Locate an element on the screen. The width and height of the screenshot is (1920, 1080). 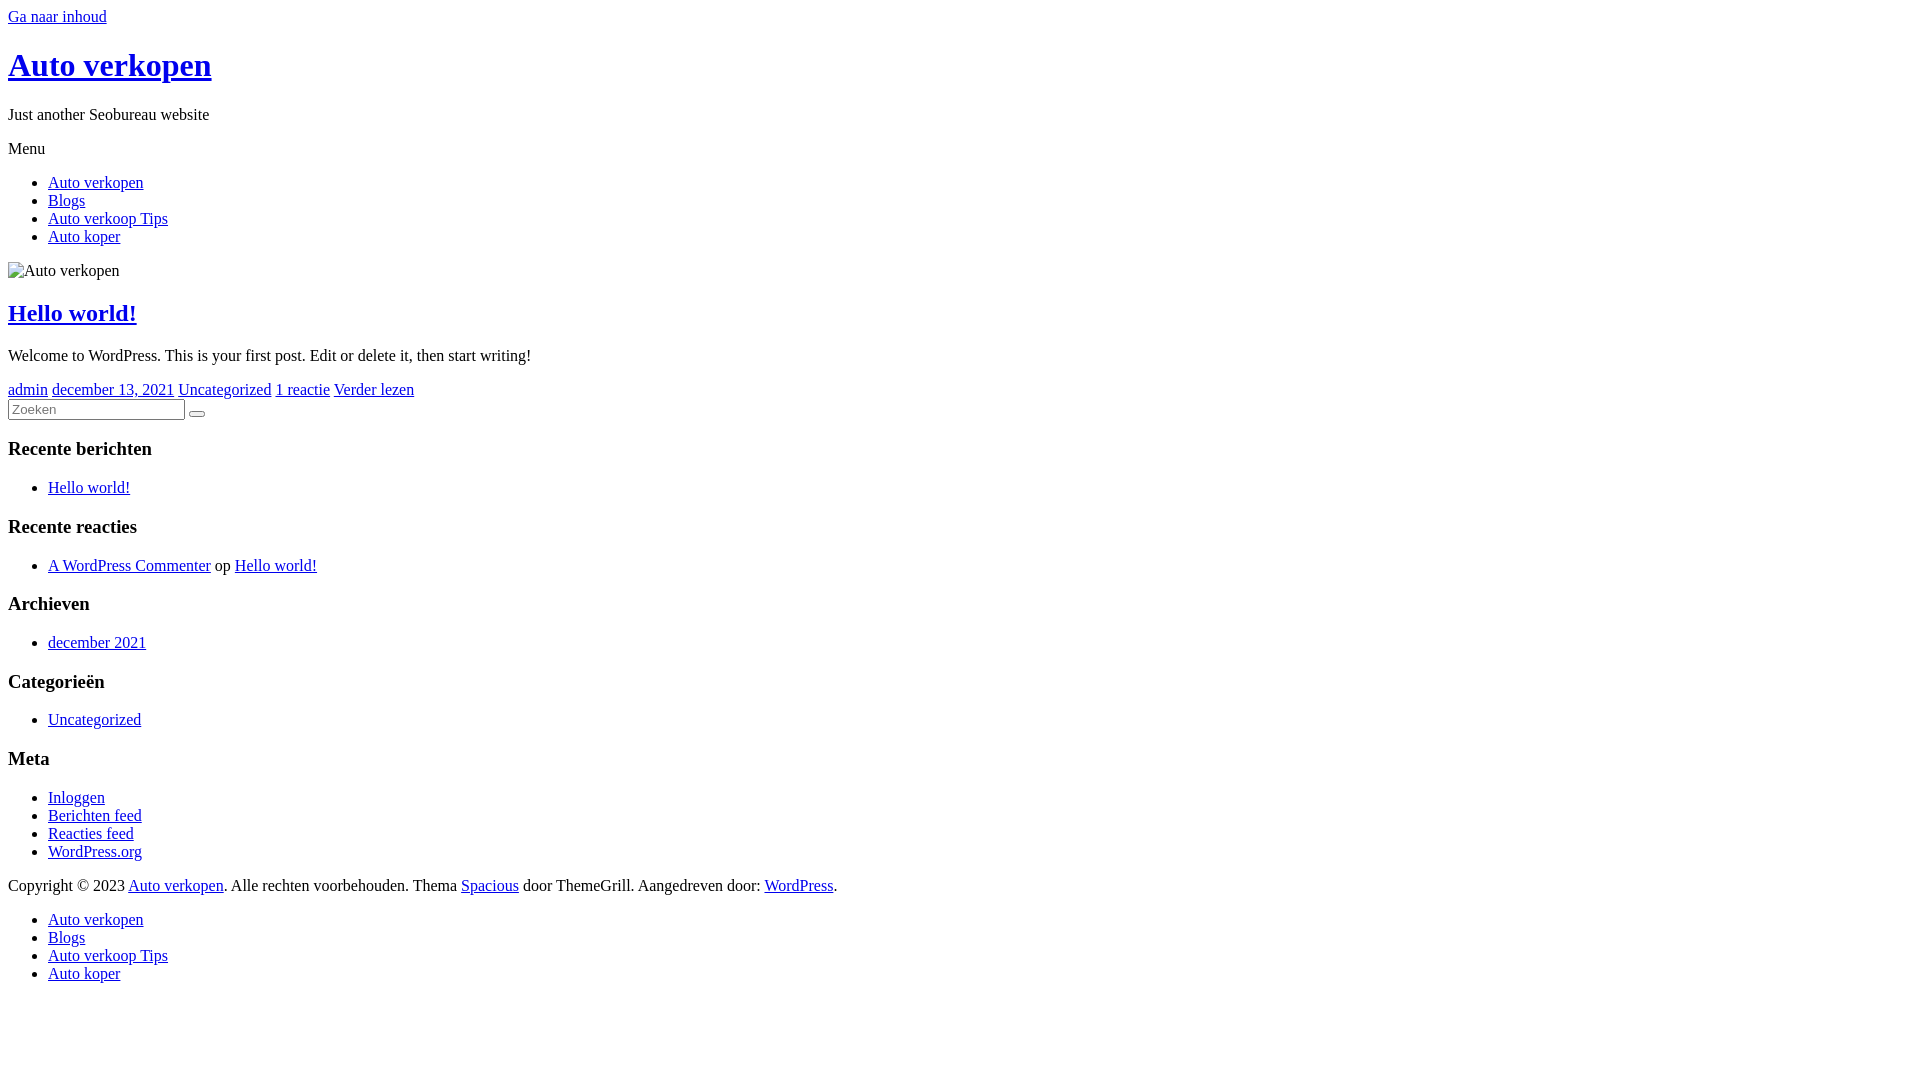
'Inloggen' is located at coordinates (48, 796).